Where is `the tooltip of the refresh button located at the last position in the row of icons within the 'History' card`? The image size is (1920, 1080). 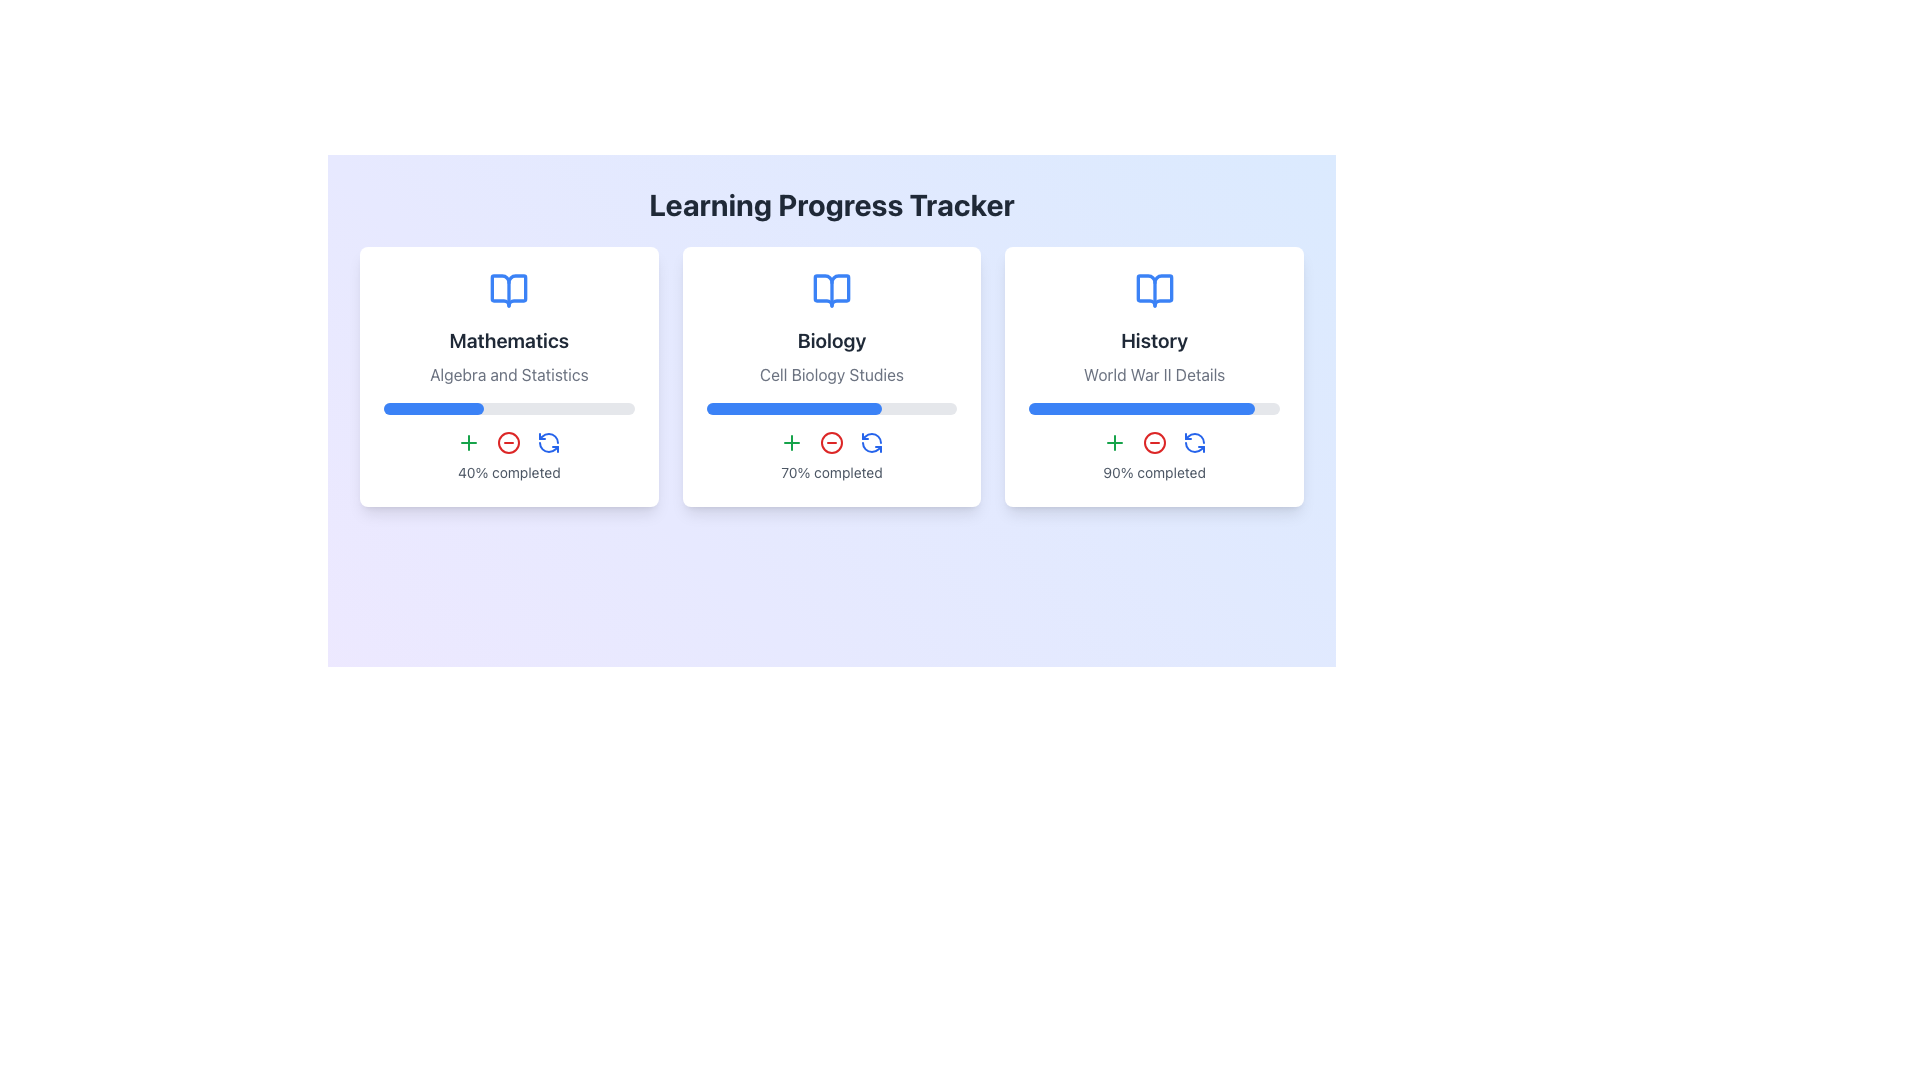 the tooltip of the refresh button located at the last position in the row of icons within the 'History' card is located at coordinates (1194, 442).